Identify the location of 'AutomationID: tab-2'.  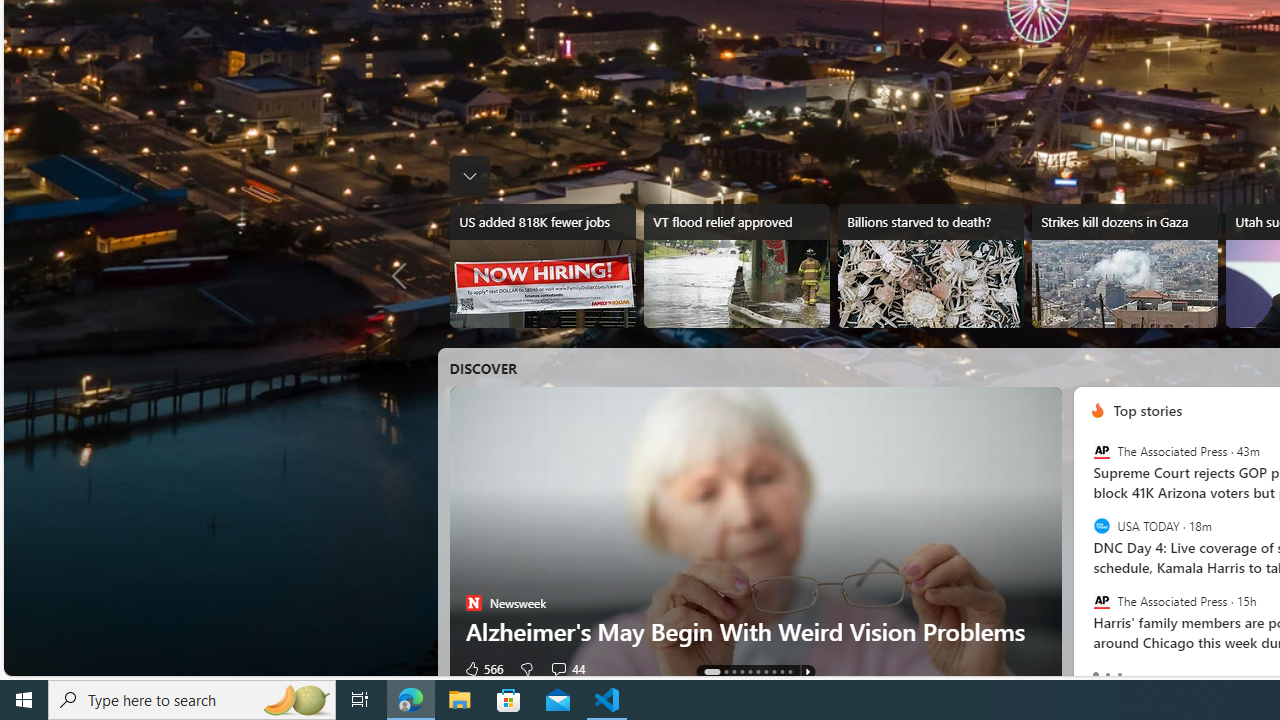
(733, 672).